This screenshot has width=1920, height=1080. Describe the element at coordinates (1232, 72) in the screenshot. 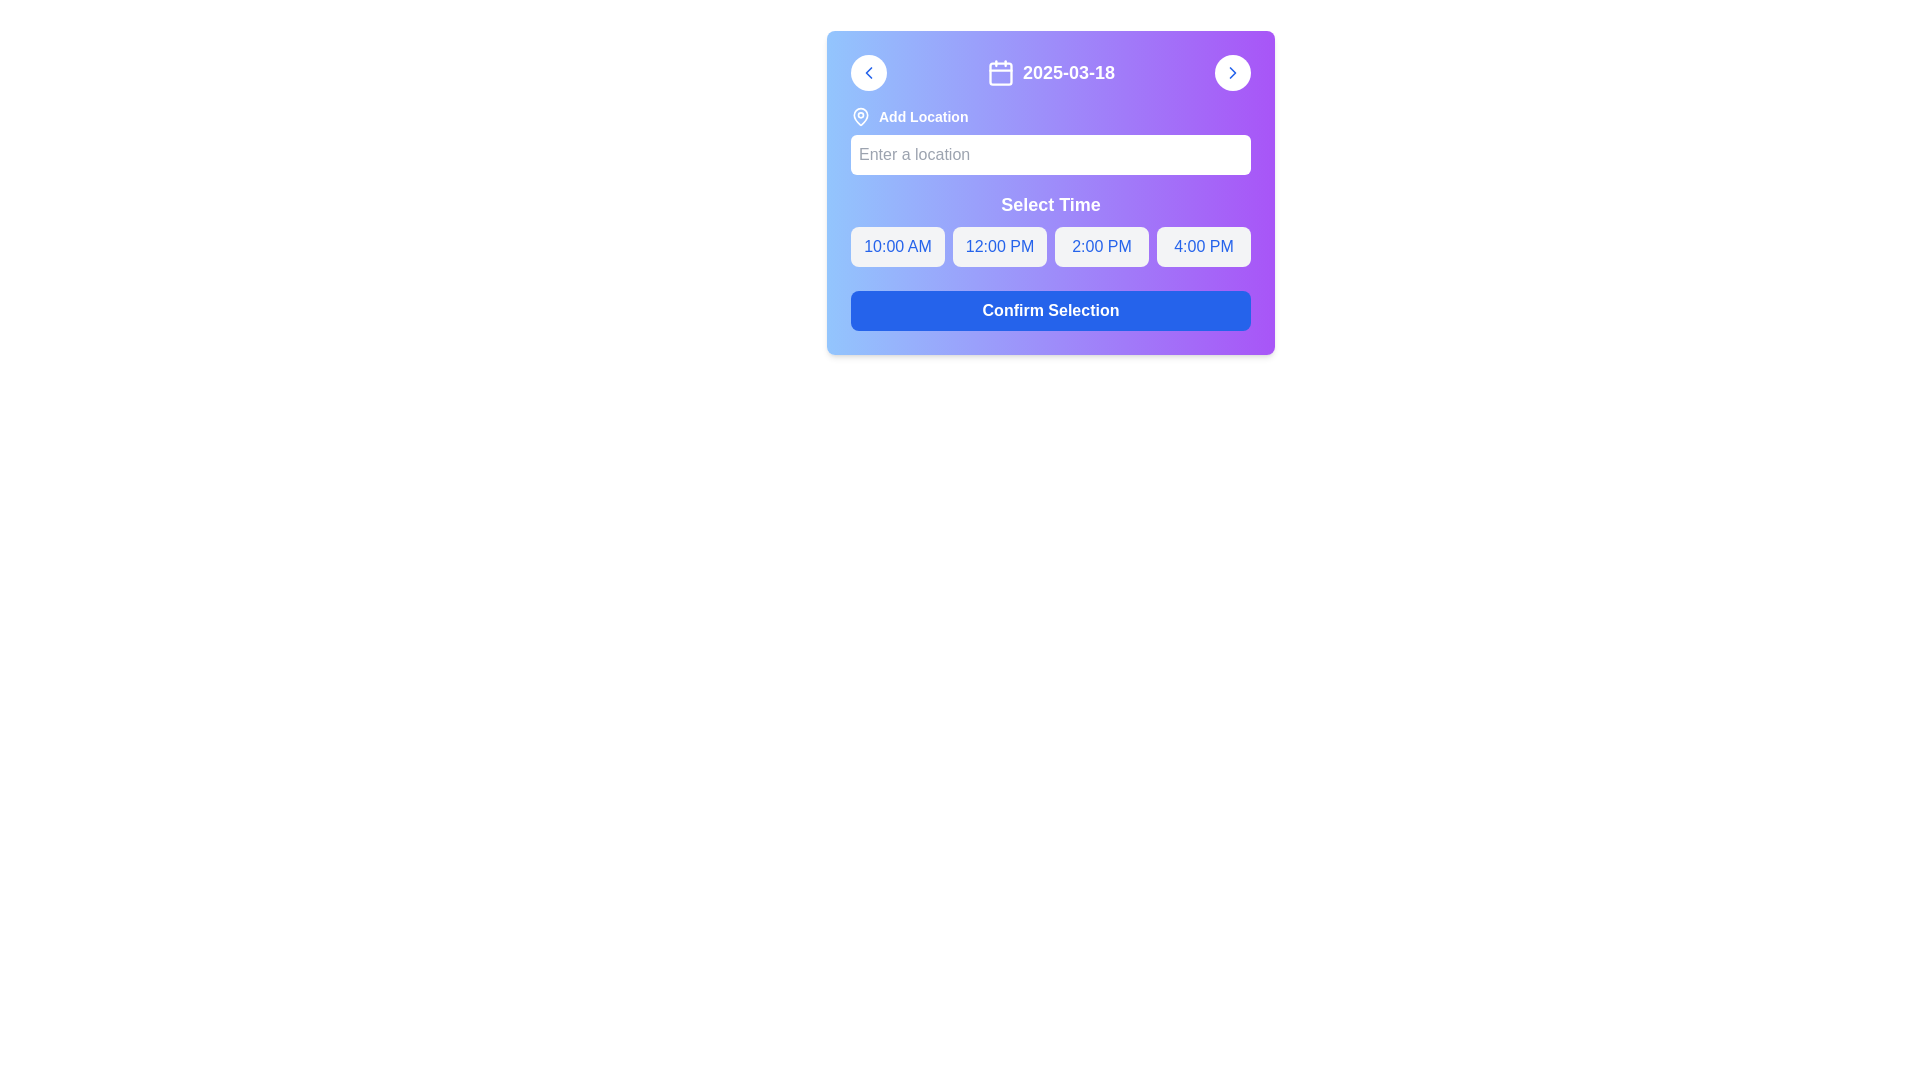

I see `the arrow-shaped icon pointing to the right located` at that location.